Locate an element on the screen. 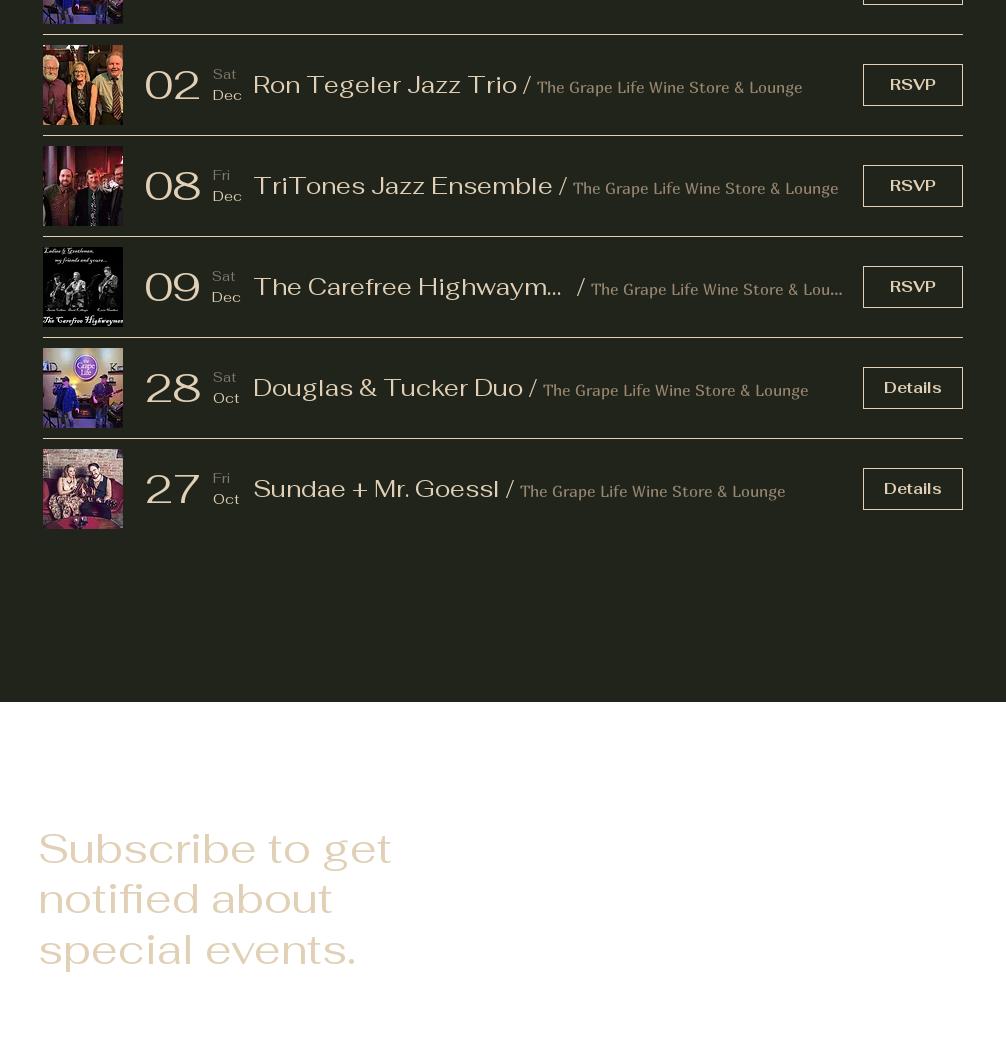  'The Carefree Highwaymen' is located at coordinates (413, 284).